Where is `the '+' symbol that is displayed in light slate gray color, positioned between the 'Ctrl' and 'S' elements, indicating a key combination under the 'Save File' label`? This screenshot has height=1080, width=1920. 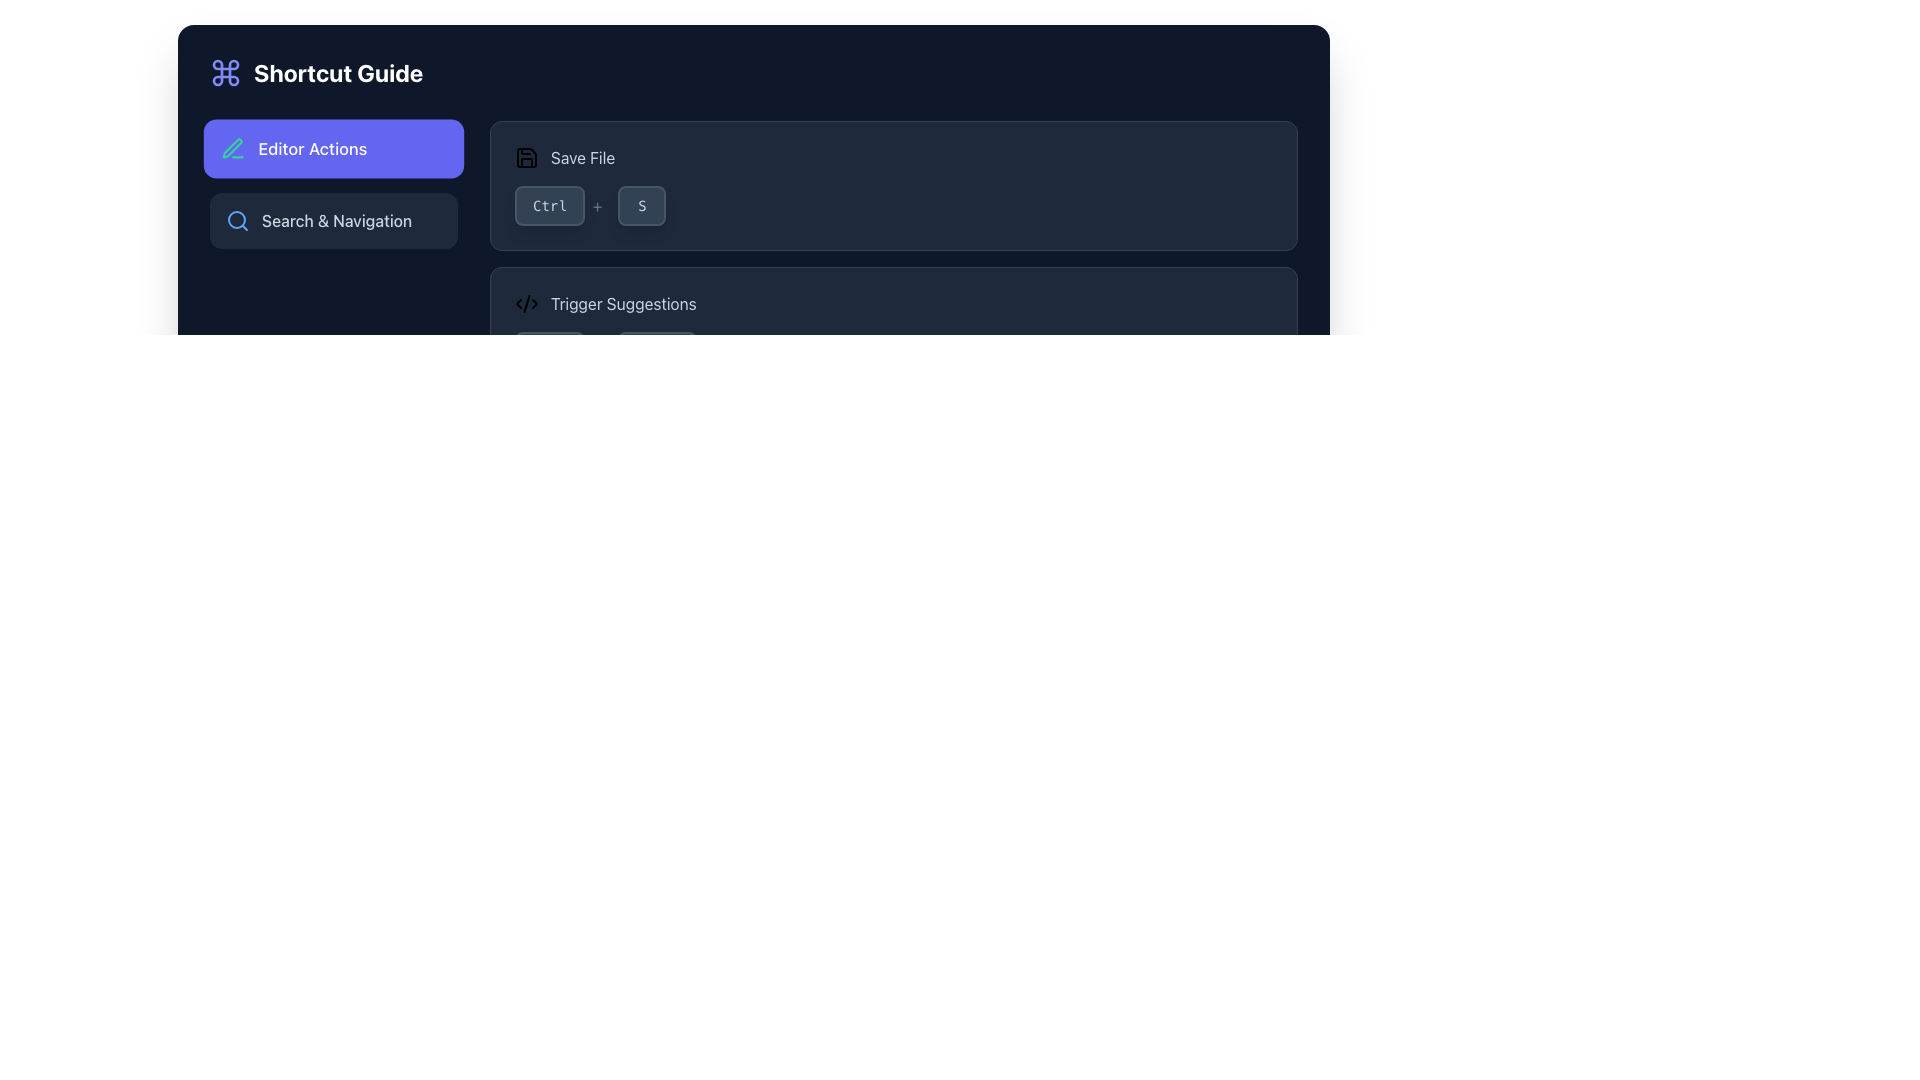
the '+' symbol that is displayed in light slate gray color, positioned between the 'Ctrl' and 'S' elements, indicating a key combination under the 'Save File' label is located at coordinates (596, 205).